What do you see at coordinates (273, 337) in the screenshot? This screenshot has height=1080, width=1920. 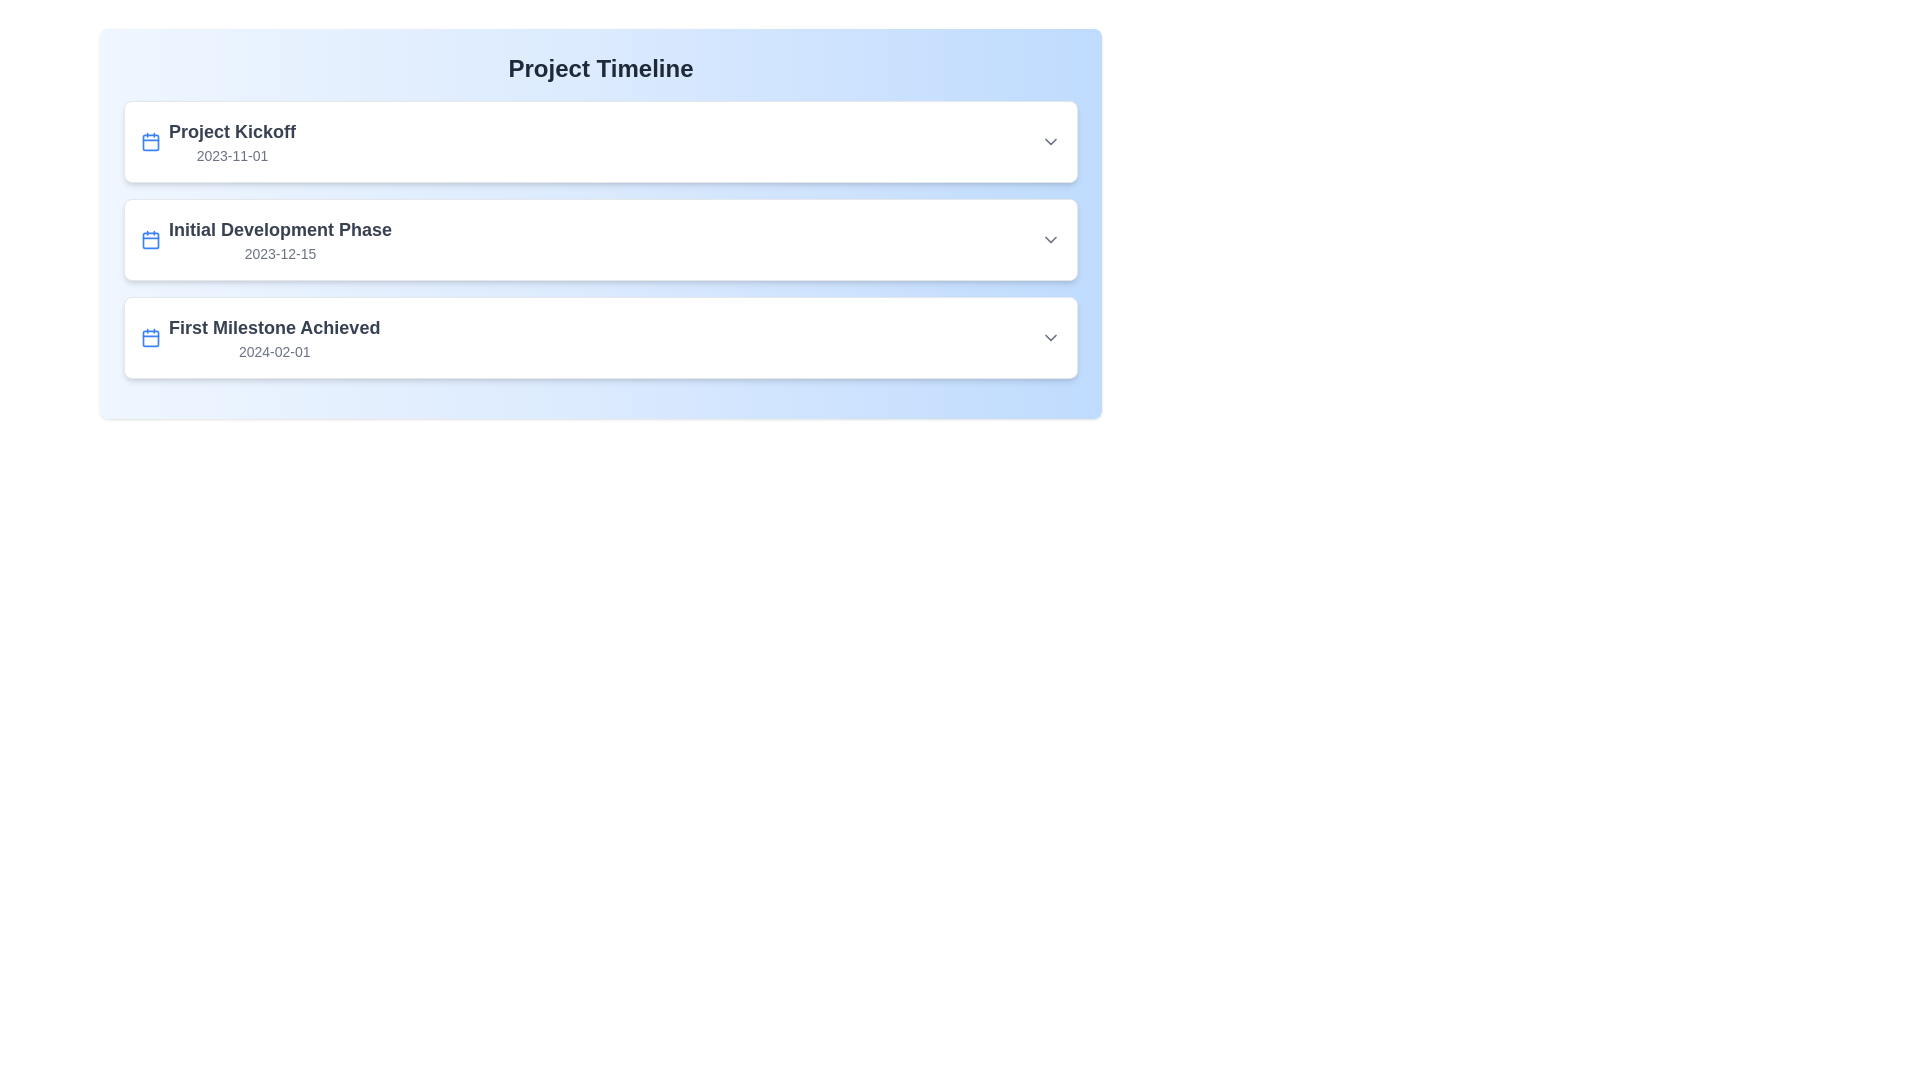 I see `the third entry in the vertically stacked list of milestones, which displays the milestone's title and associated date, located in the 'Project Timeline' section` at bounding box center [273, 337].